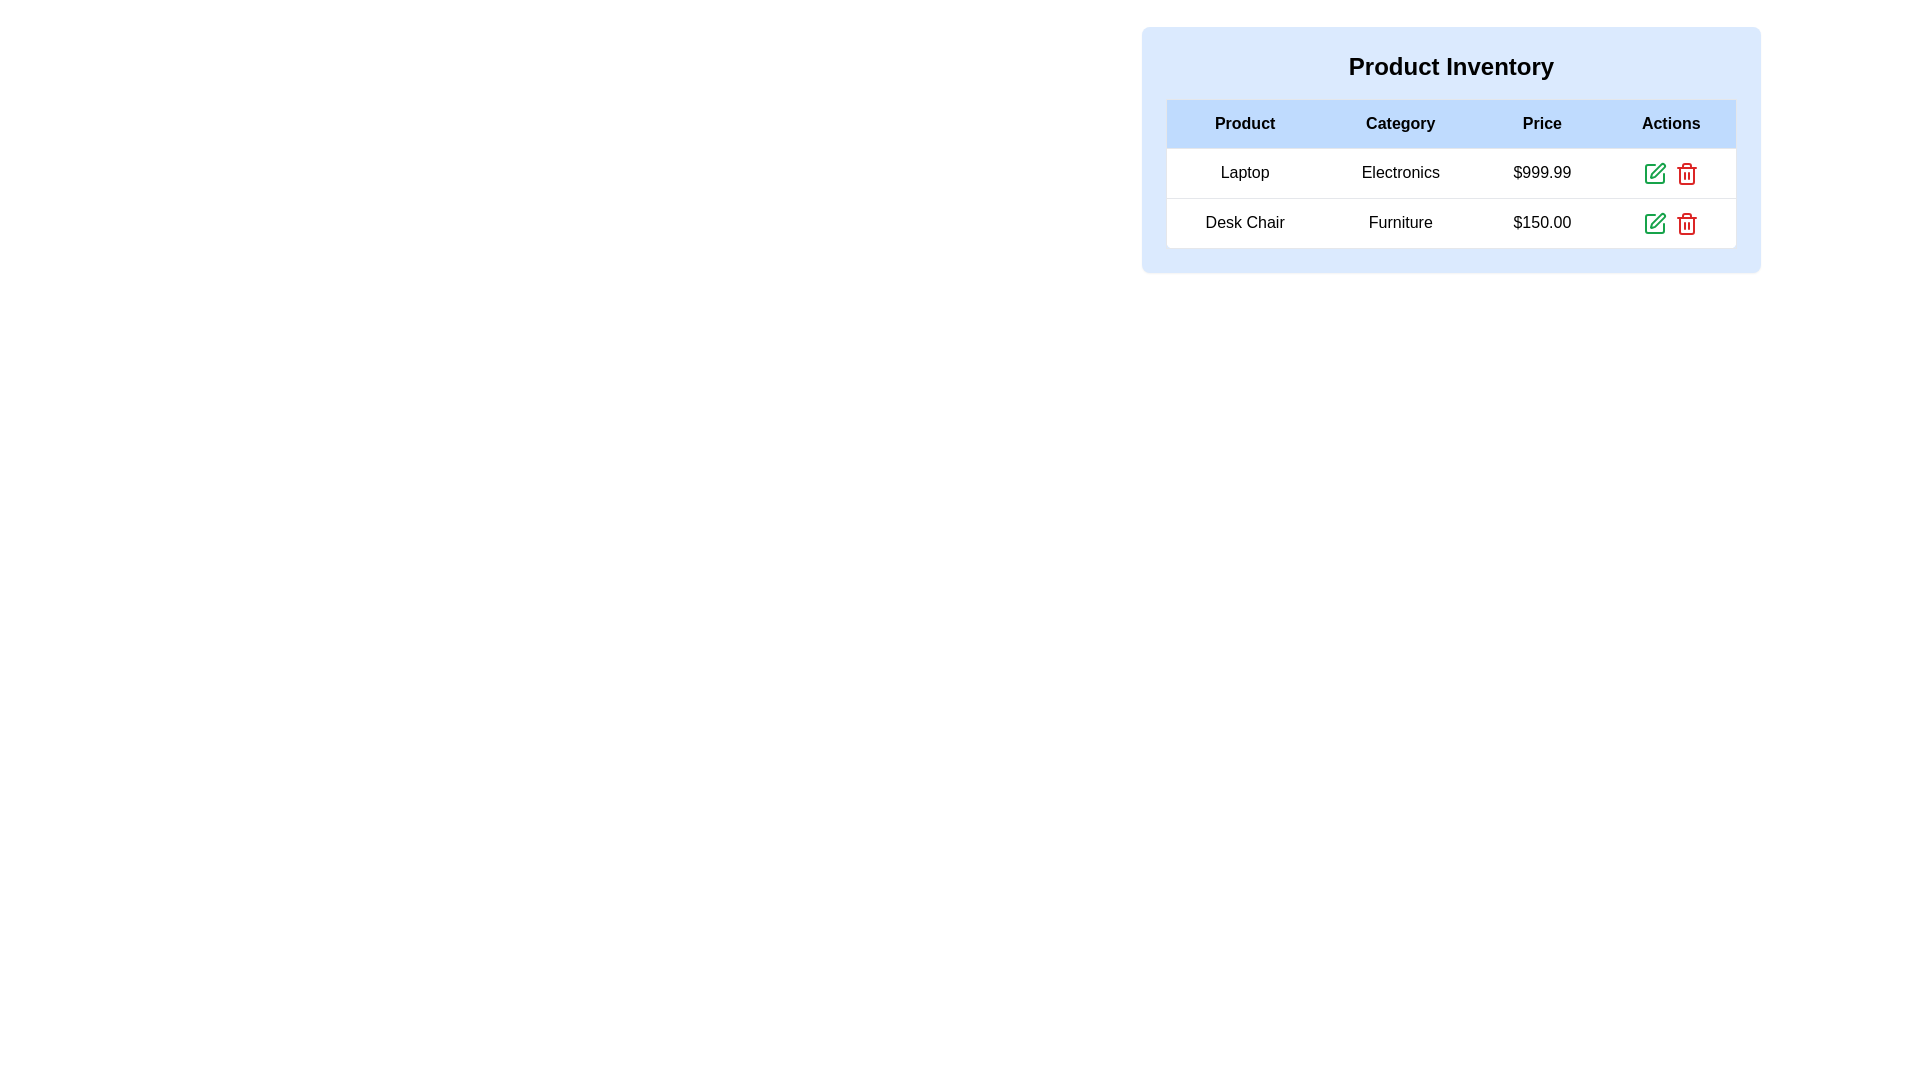 The height and width of the screenshot is (1080, 1920). Describe the element at coordinates (1243, 123) in the screenshot. I see `text from the Table Header Cell that displays 'Product', which is the first column header in the table` at that location.